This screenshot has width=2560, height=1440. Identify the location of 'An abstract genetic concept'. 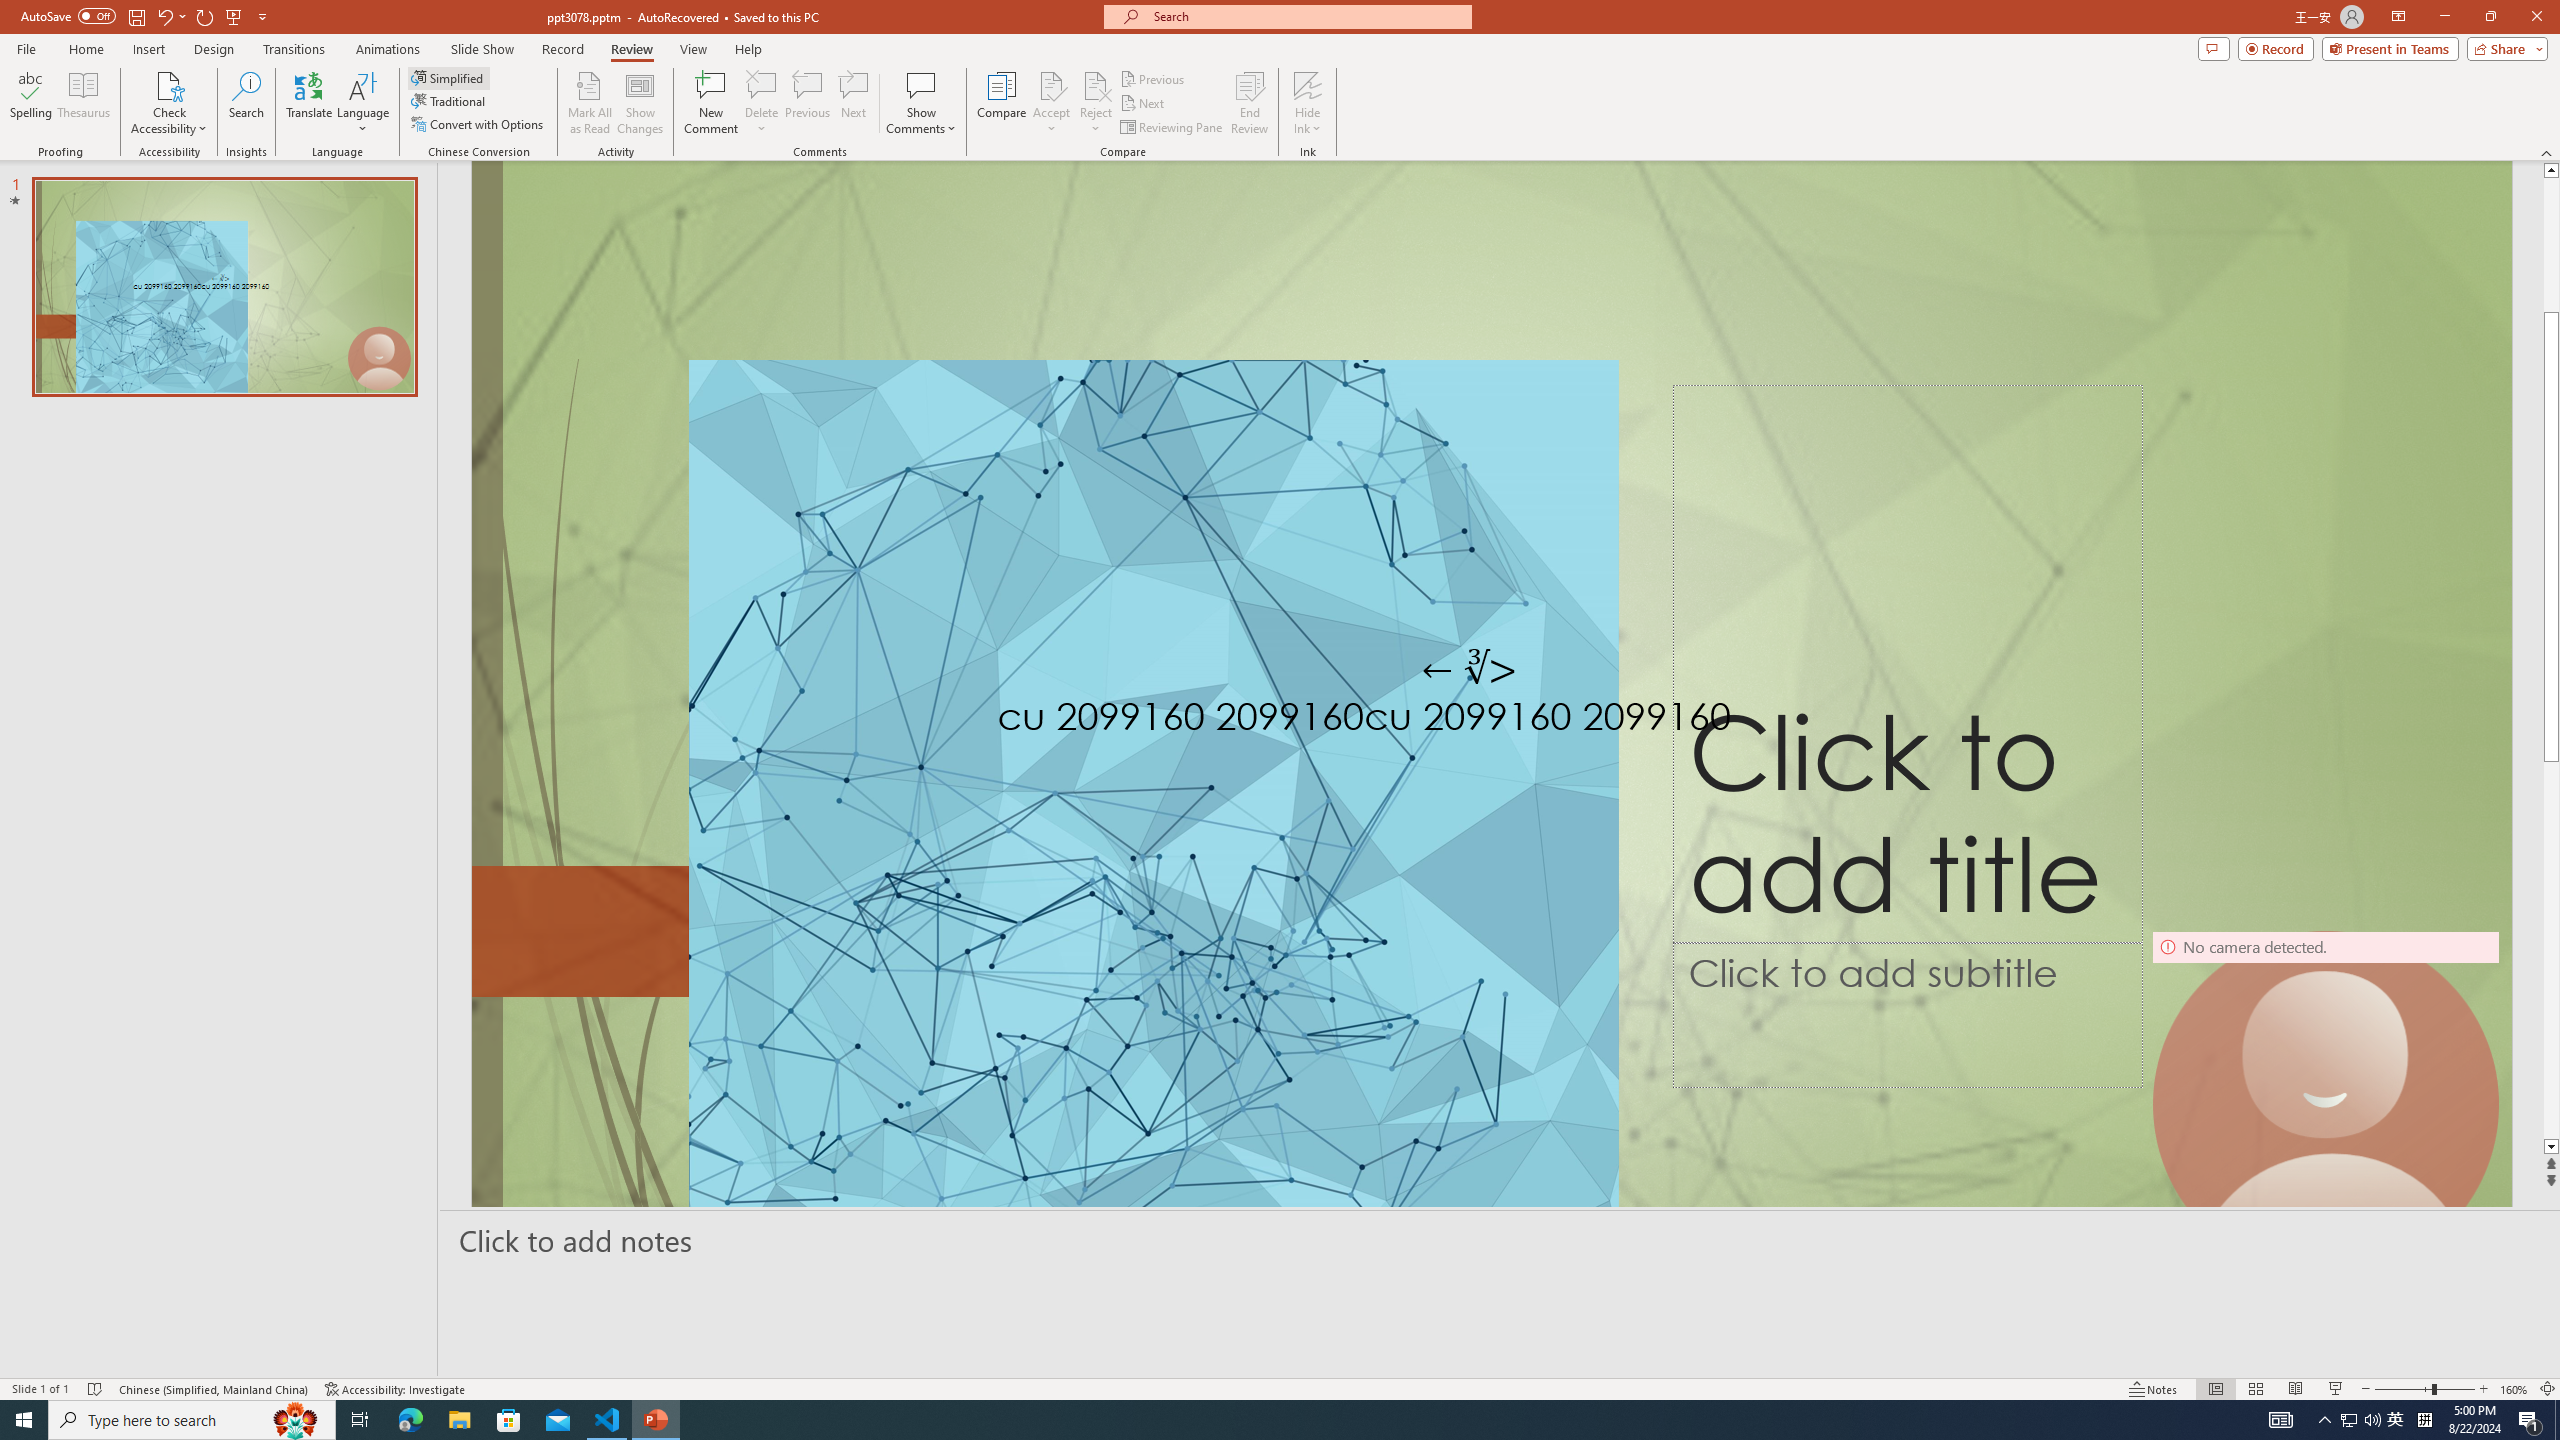
(1491, 724).